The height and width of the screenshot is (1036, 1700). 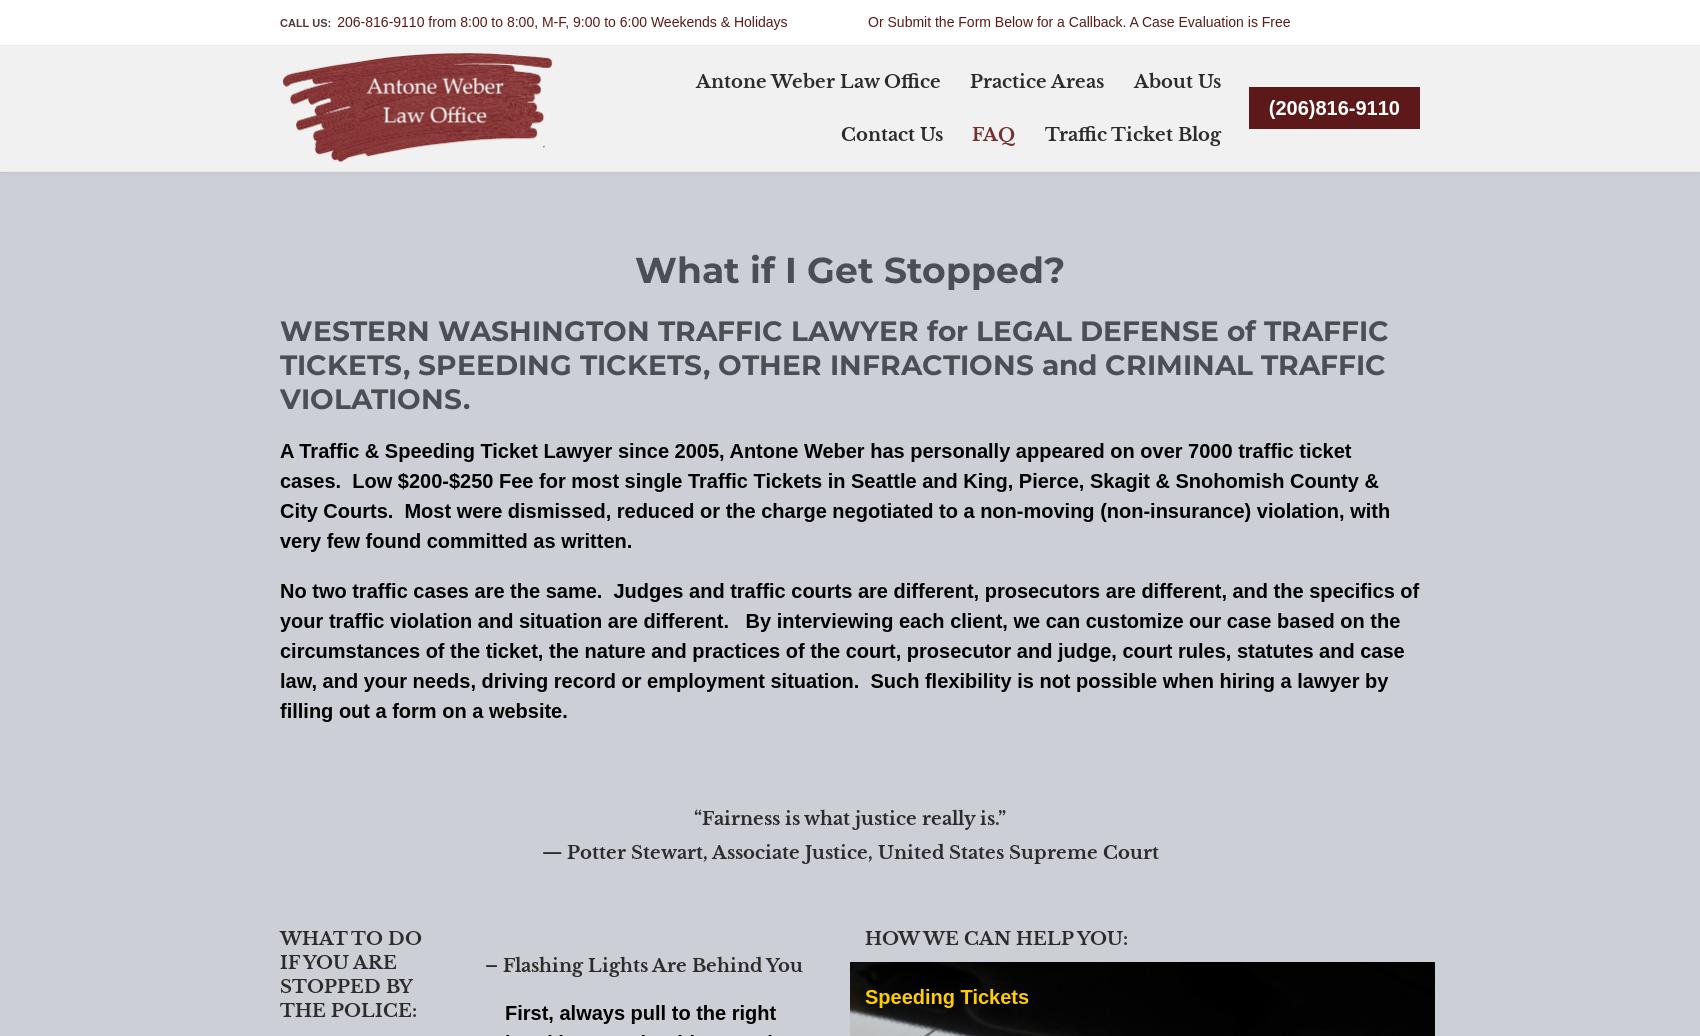 What do you see at coordinates (308, 22) in the screenshot?
I see `'CALL US:'` at bounding box center [308, 22].